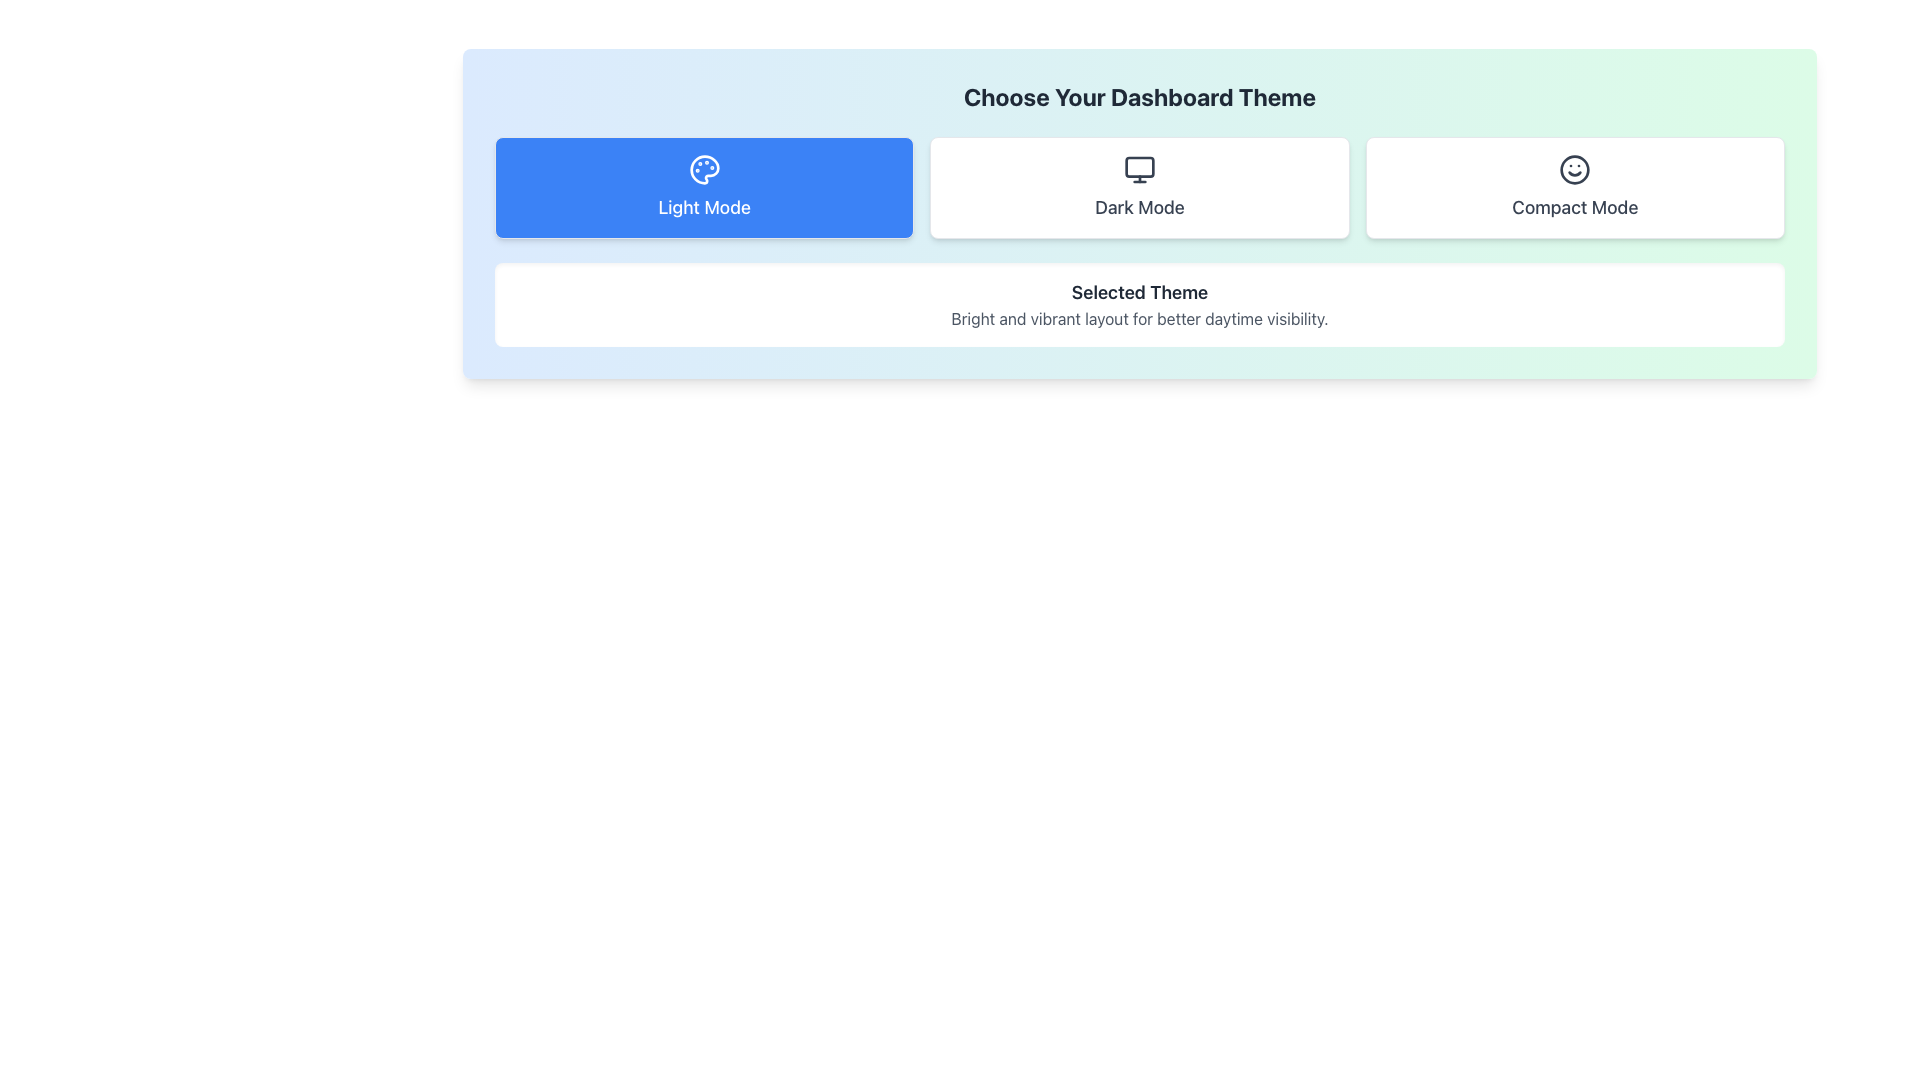  What do you see at coordinates (1139, 188) in the screenshot?
I see `the 'Dark Mode' button located in the middle column of the three-column layout` at bounding box center [1139, 188].